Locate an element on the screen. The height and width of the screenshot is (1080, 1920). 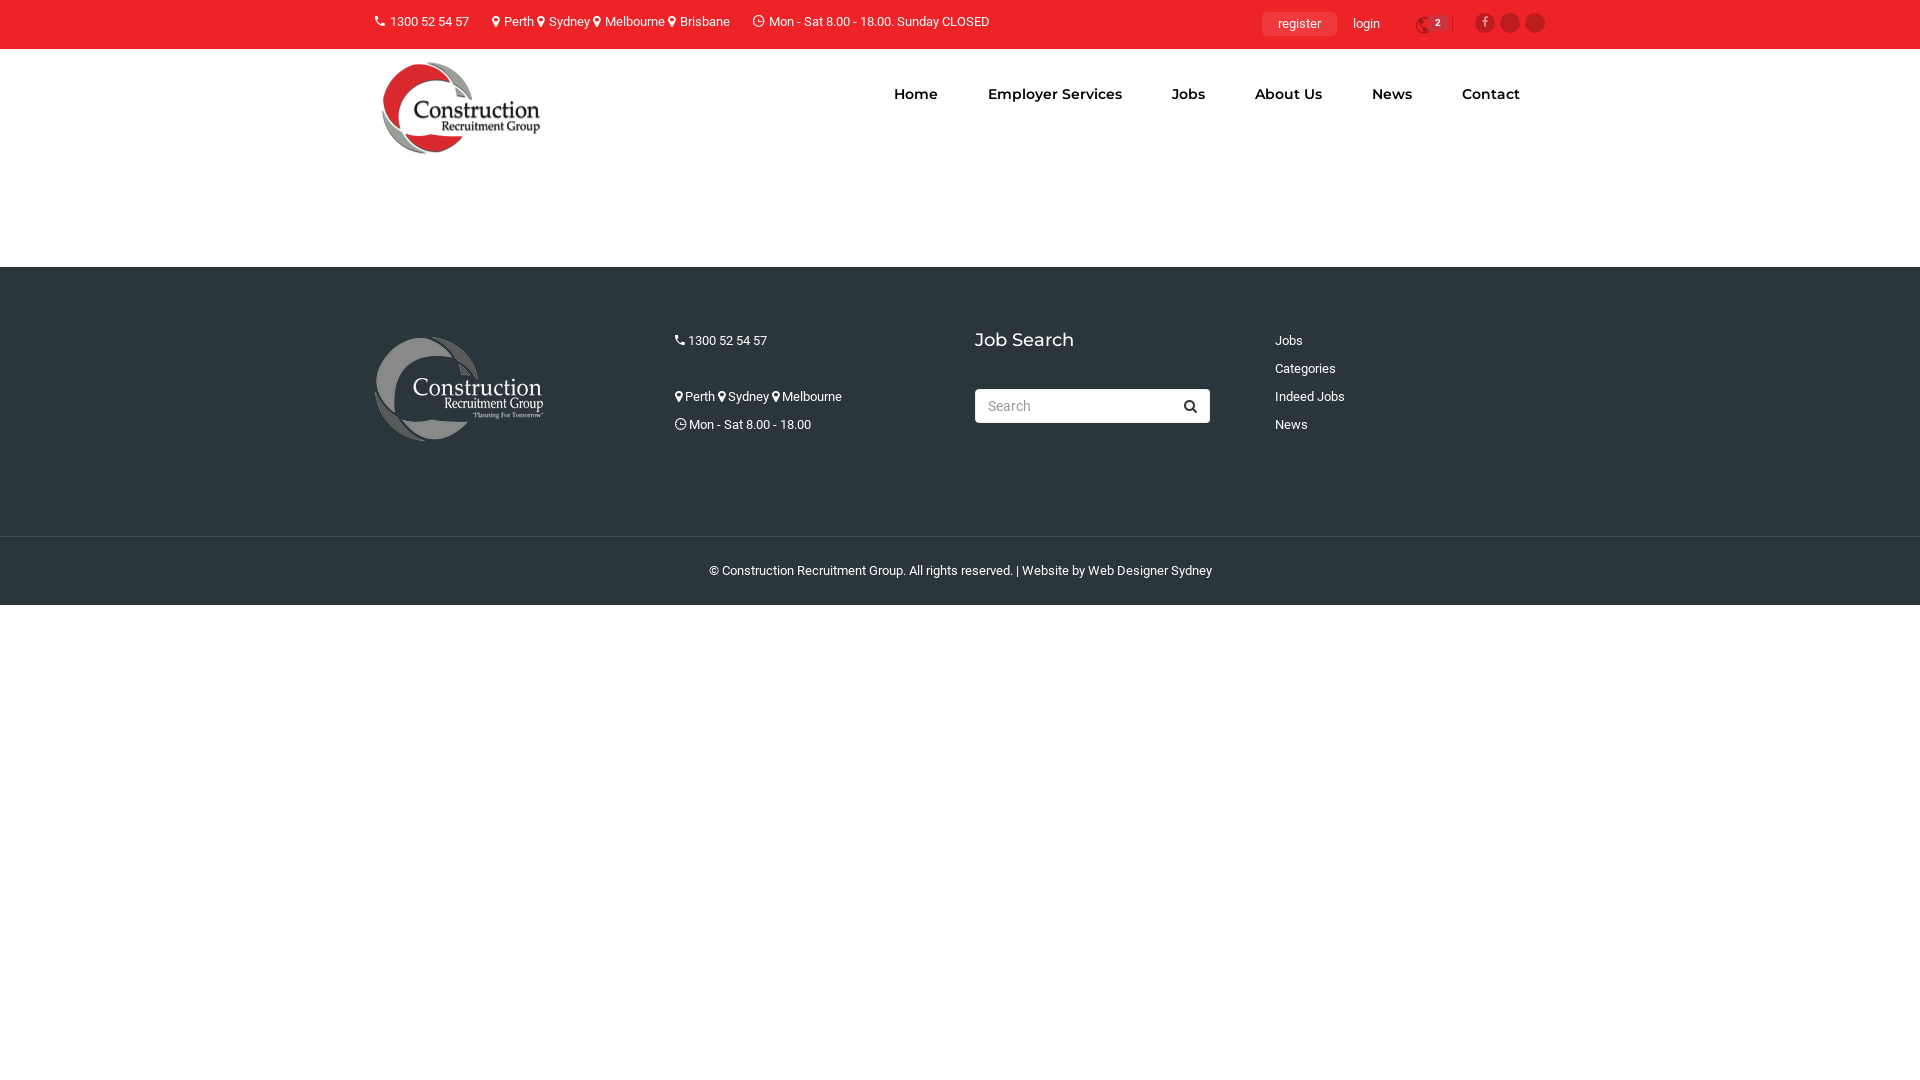
'News' is located at coordinates (1391, 93).